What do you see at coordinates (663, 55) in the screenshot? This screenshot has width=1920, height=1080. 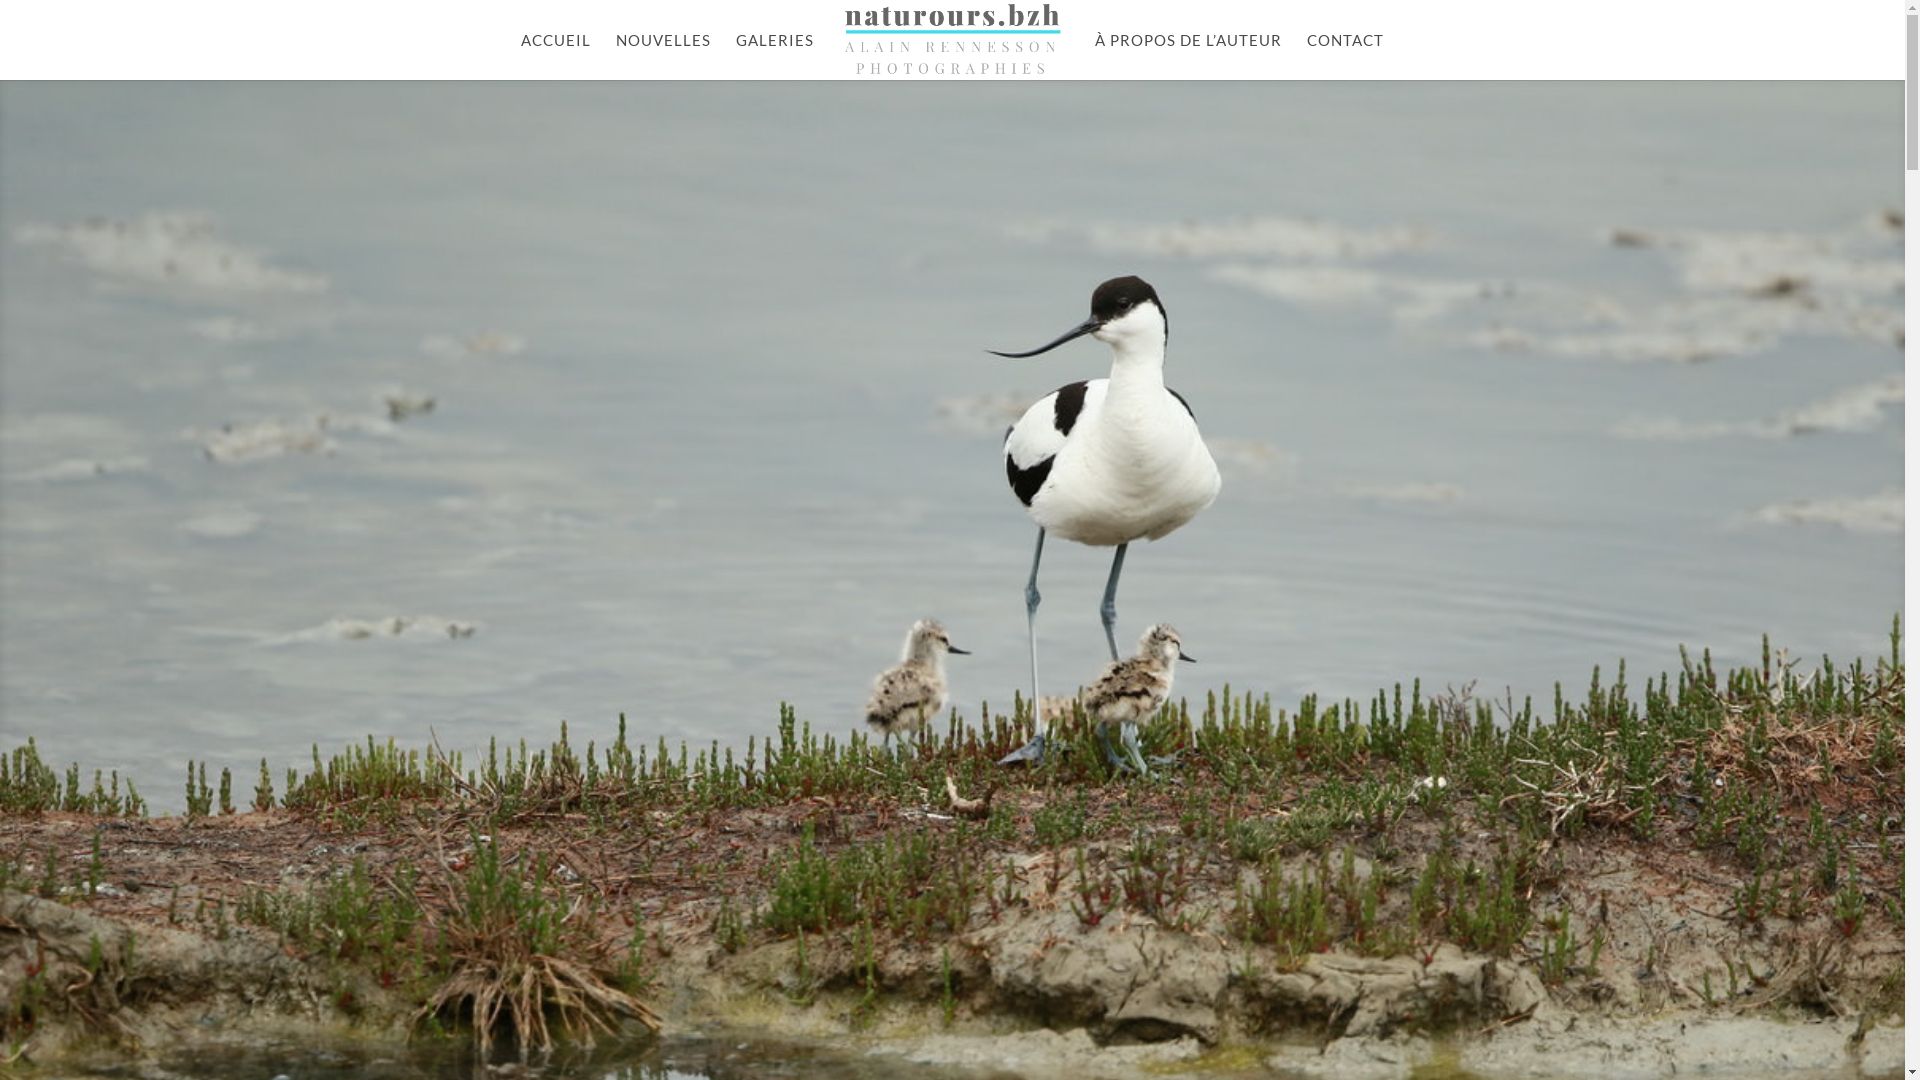 I see `'NOUVELLES'` at bounding box center [663, 55].